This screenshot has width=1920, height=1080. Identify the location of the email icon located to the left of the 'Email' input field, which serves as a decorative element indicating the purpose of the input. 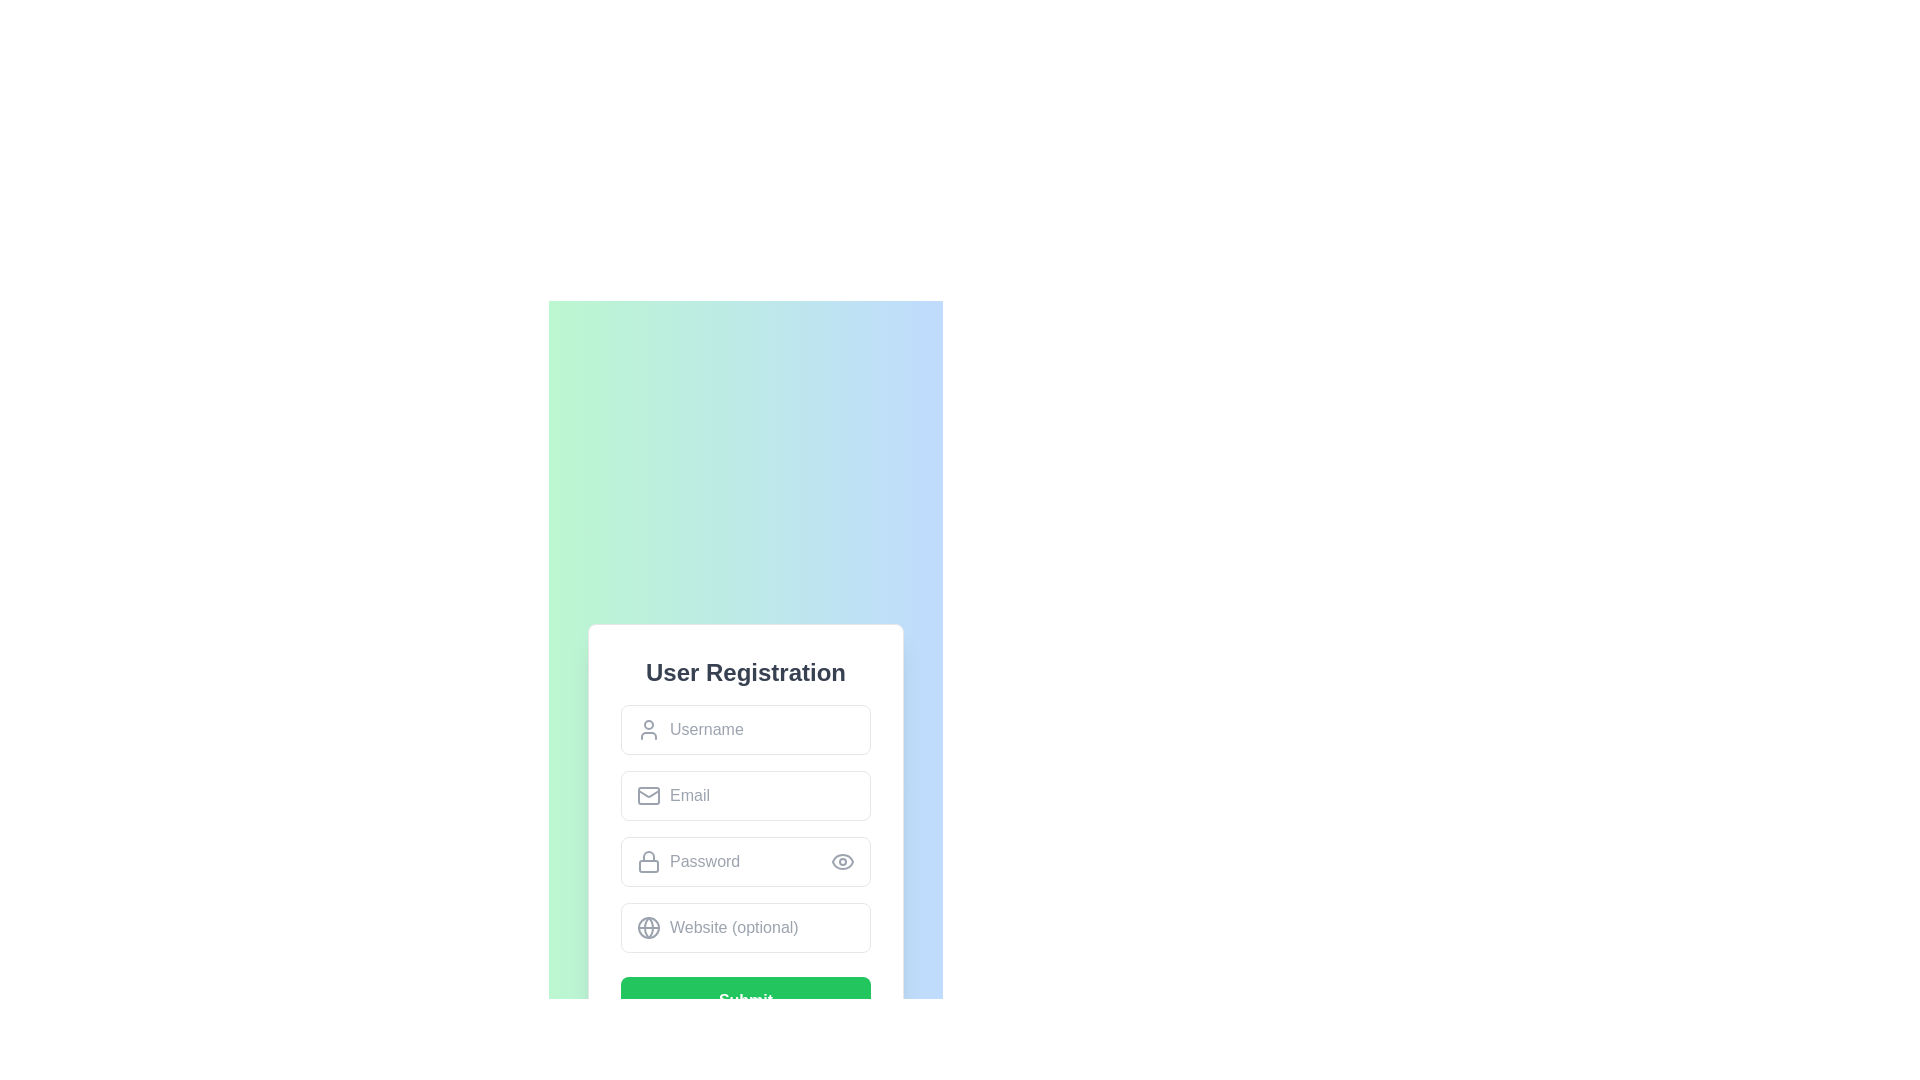
(648, 794).